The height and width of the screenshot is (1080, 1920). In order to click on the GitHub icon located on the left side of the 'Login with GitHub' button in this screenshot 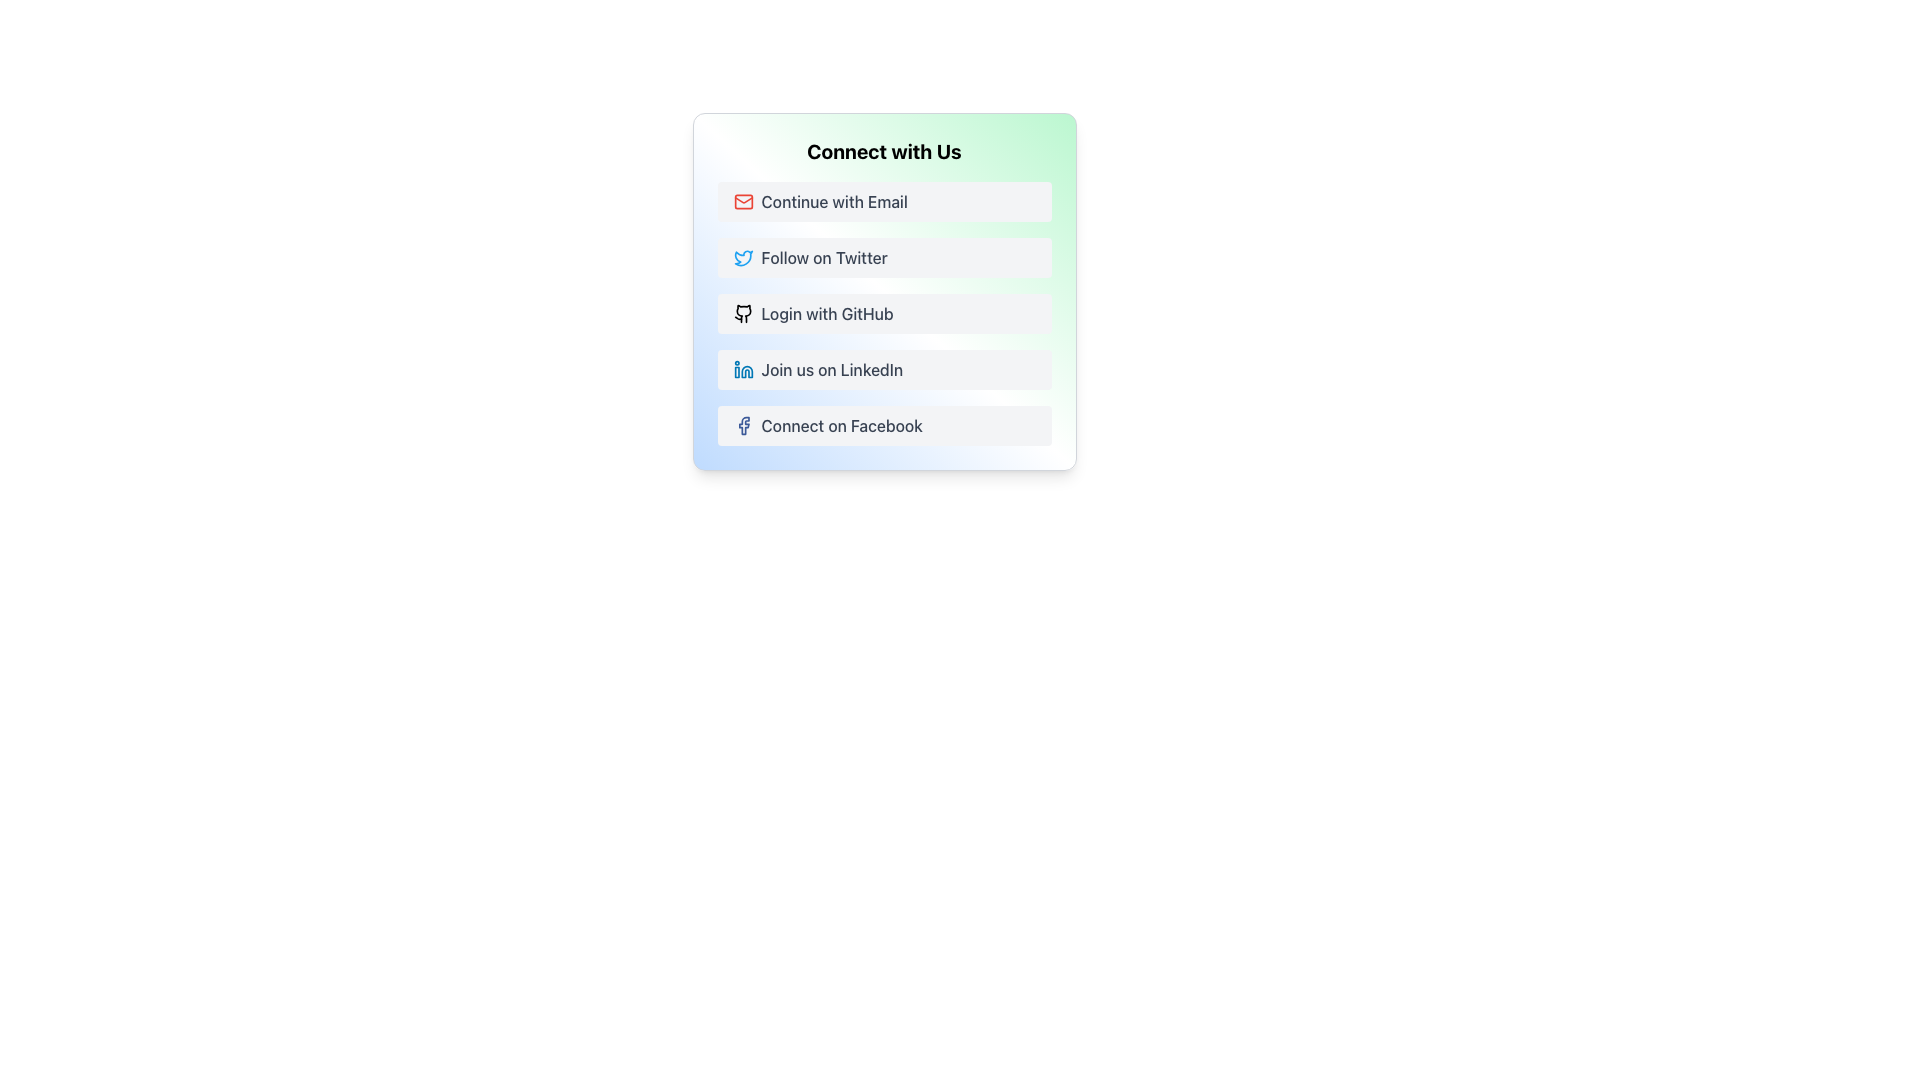, I will do `click(742, 313)`.